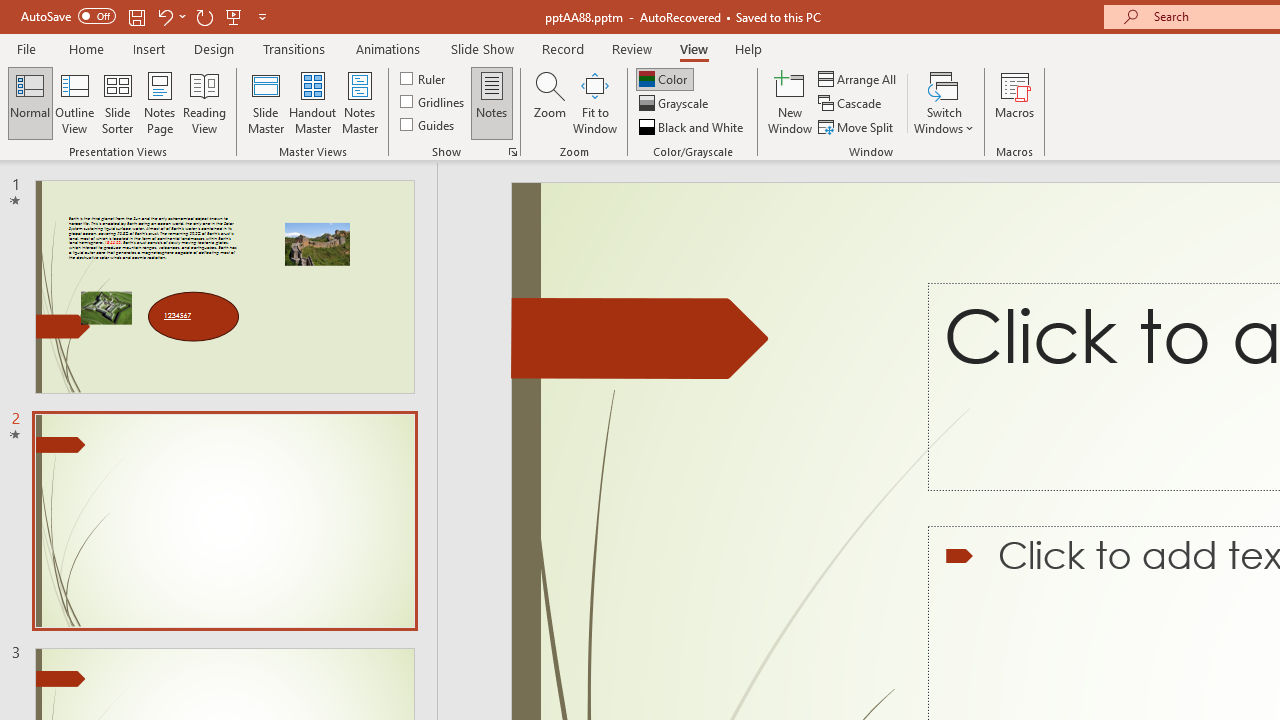 This screenshot has height=720, width=1280. What do you see at coordinates (664, 78) in the screenshot?
I see `'Color'` at bounding box center [664, 78].